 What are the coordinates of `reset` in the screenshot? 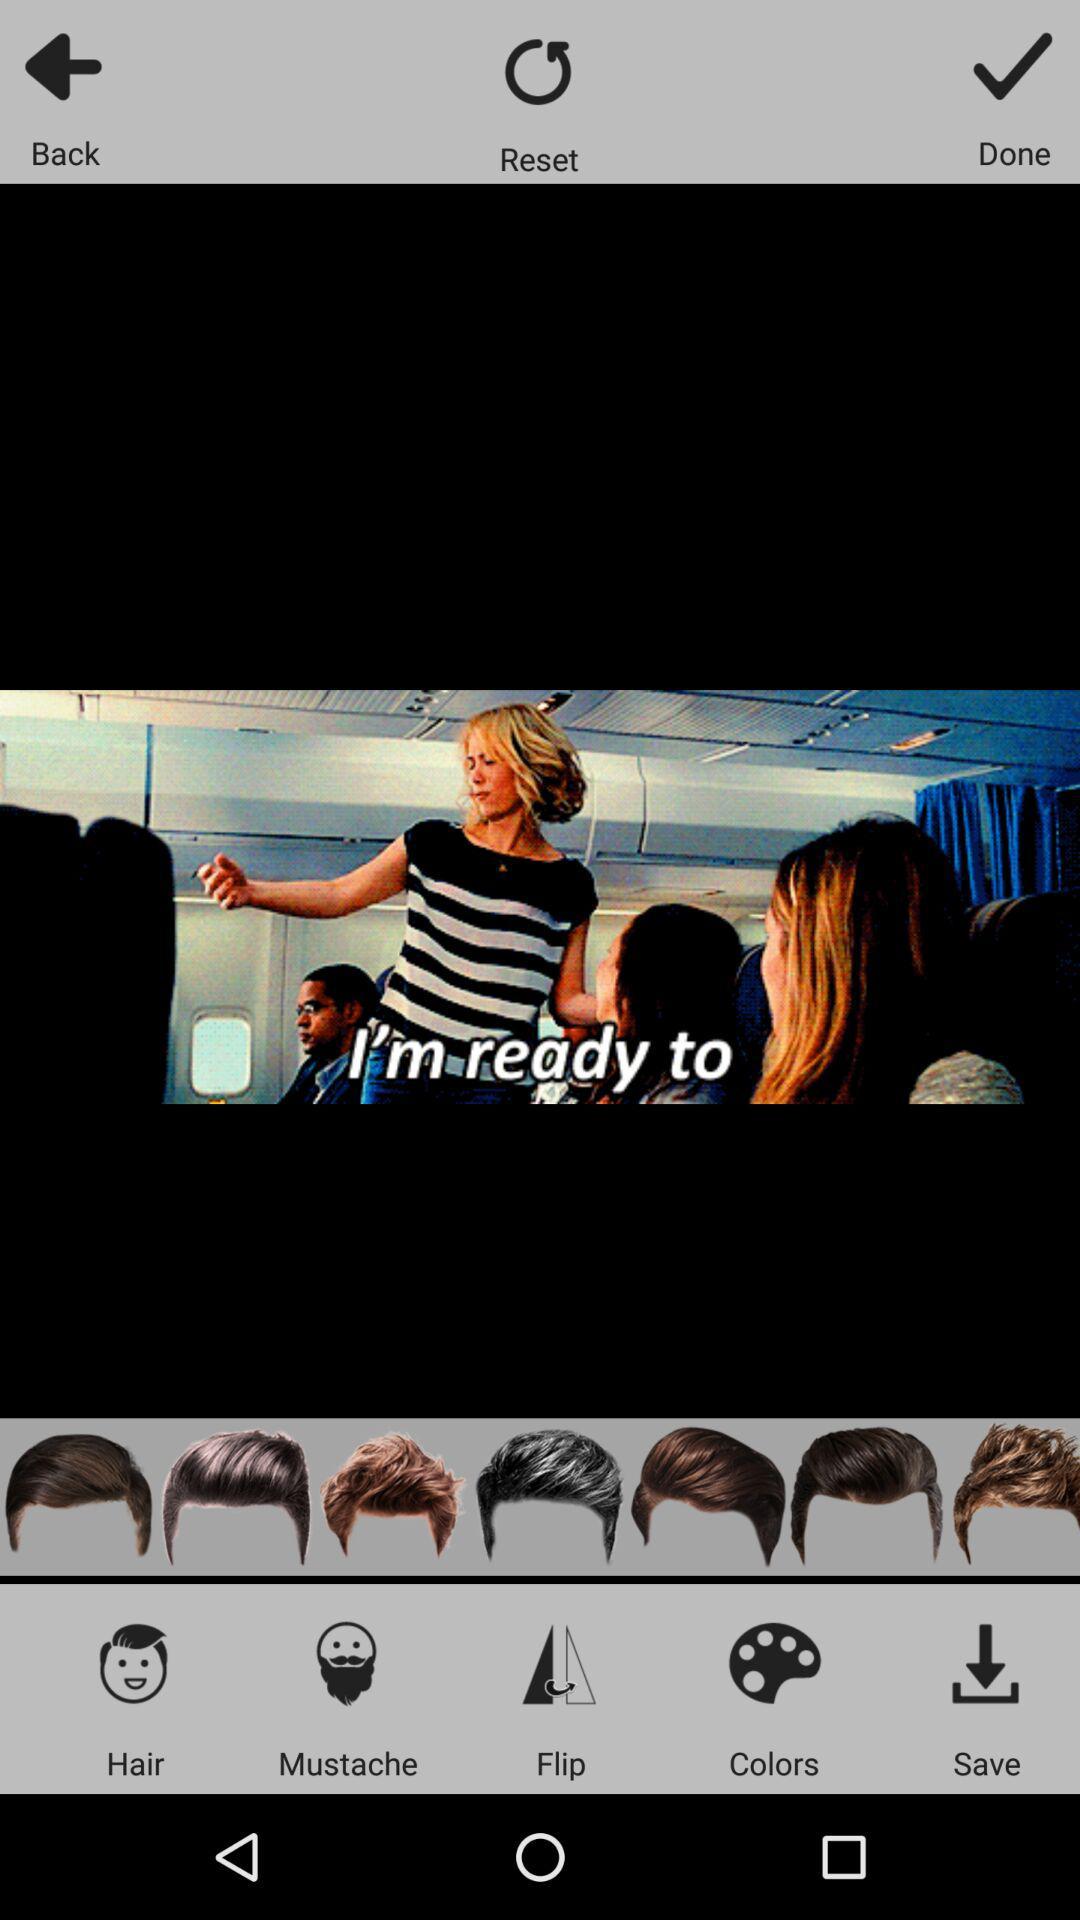 It's located at (538, 71).